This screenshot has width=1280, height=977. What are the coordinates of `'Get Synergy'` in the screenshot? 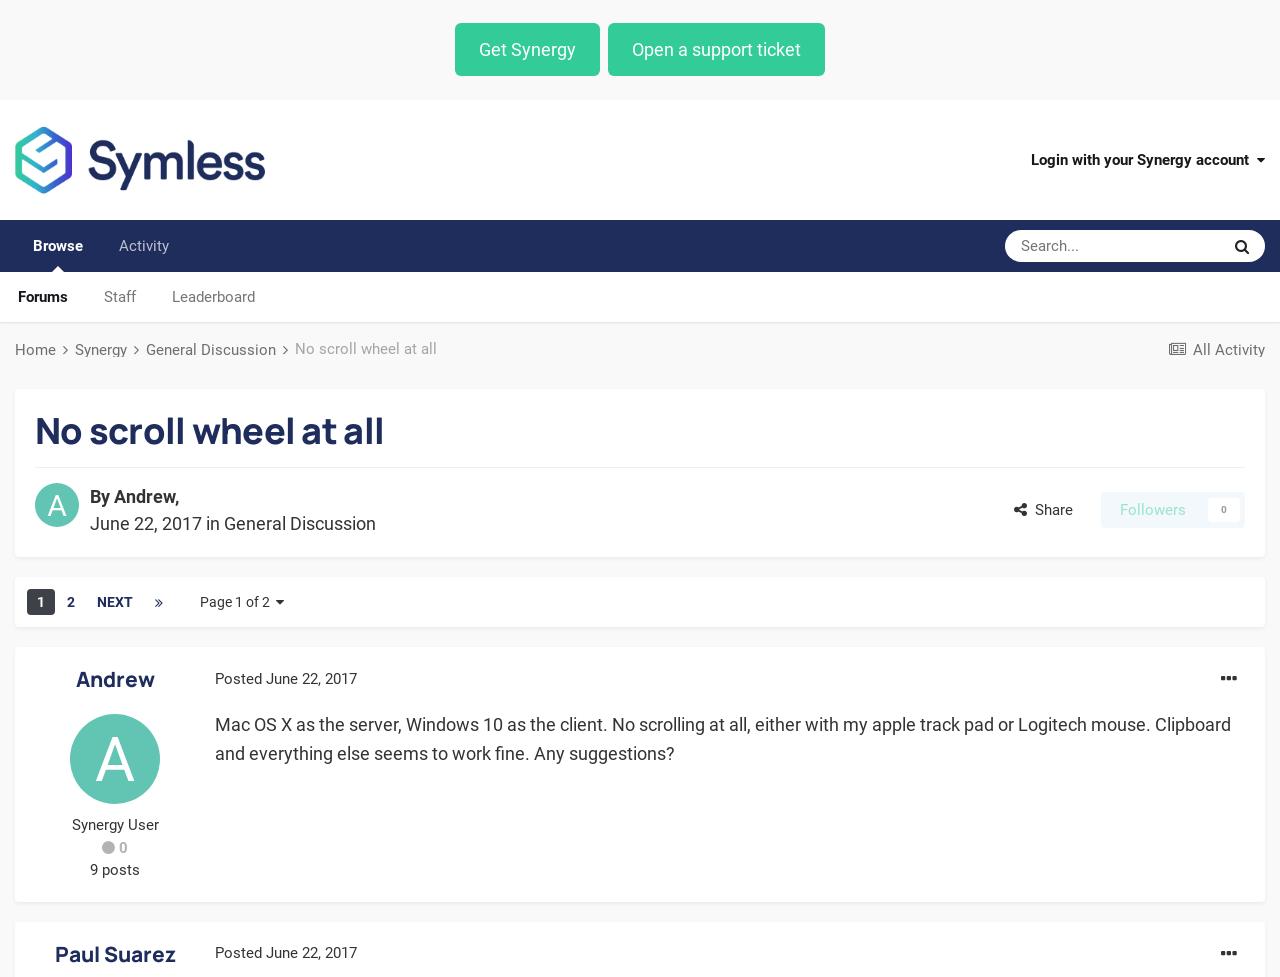 It's located at (477, 49).